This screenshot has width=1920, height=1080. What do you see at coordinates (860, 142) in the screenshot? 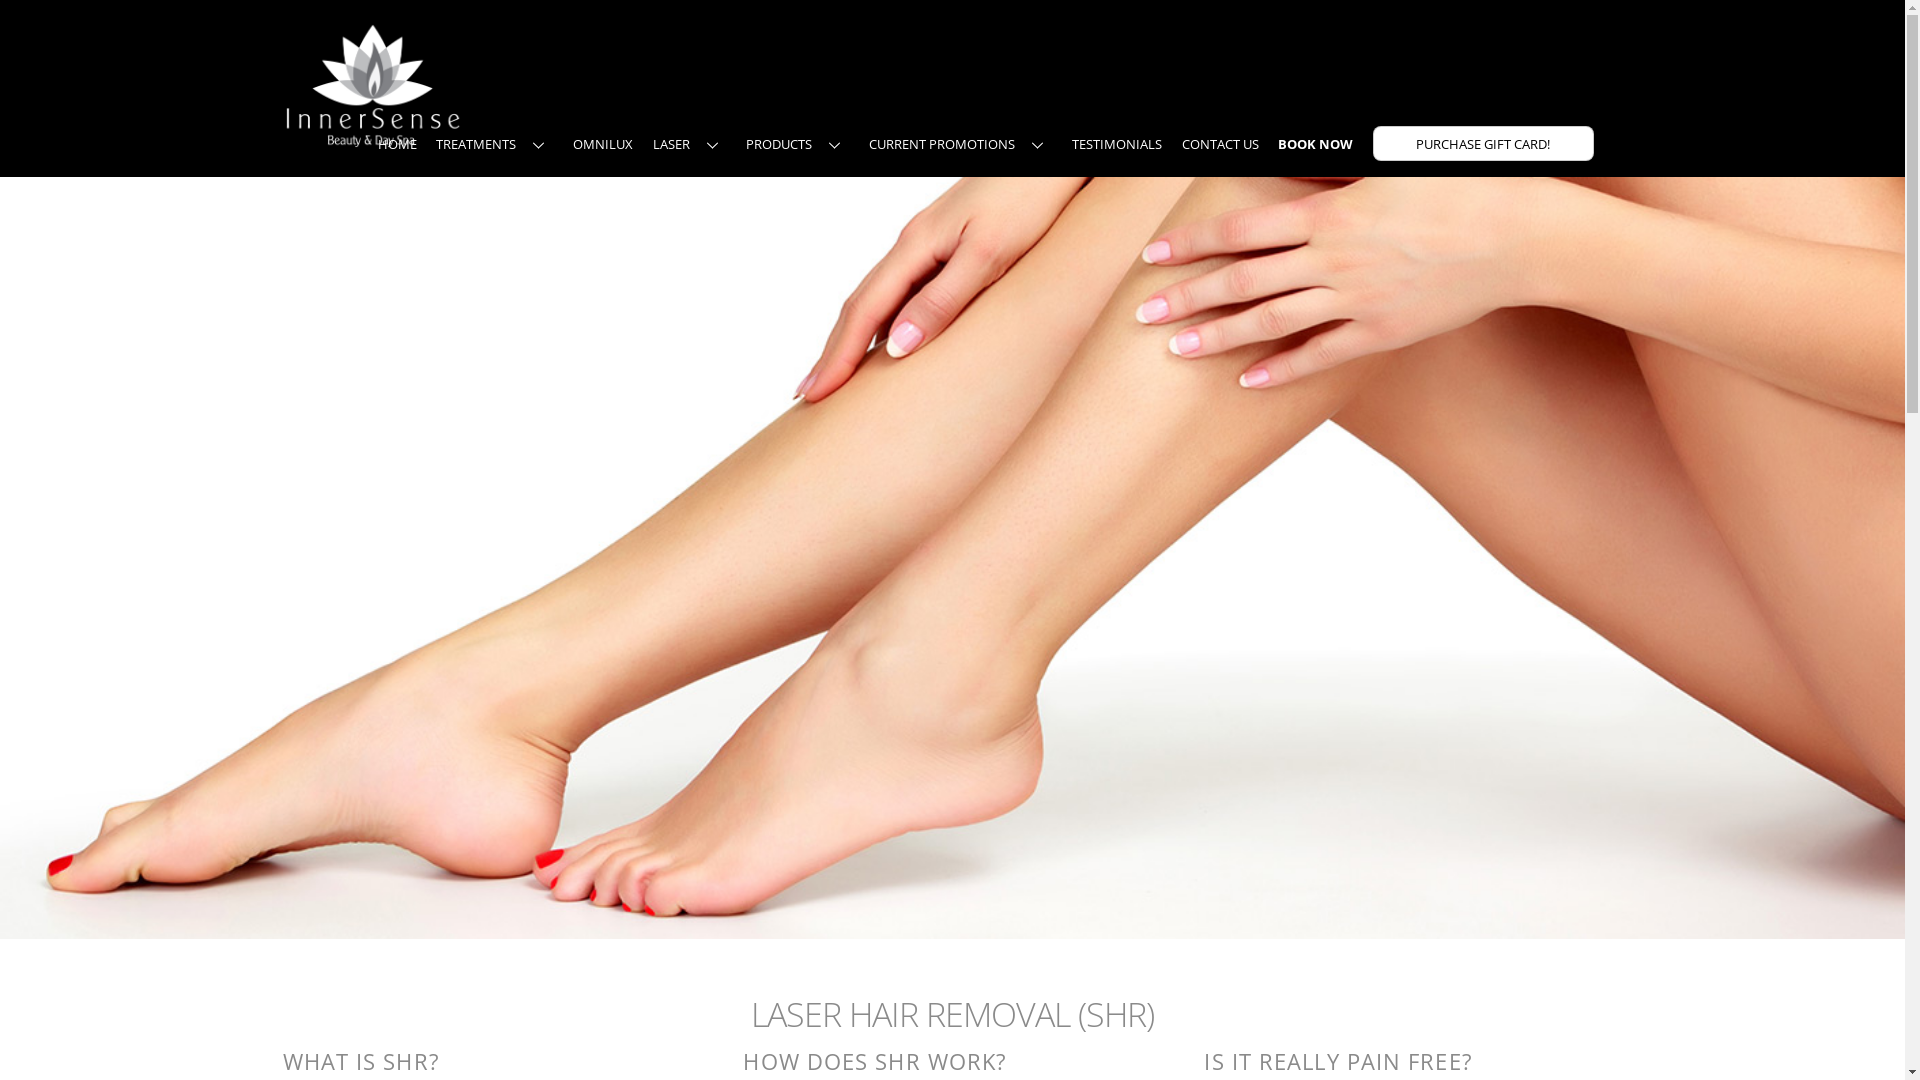
I see `'CURRENT PROMOTIONS'` at bounding box center [860, 142].